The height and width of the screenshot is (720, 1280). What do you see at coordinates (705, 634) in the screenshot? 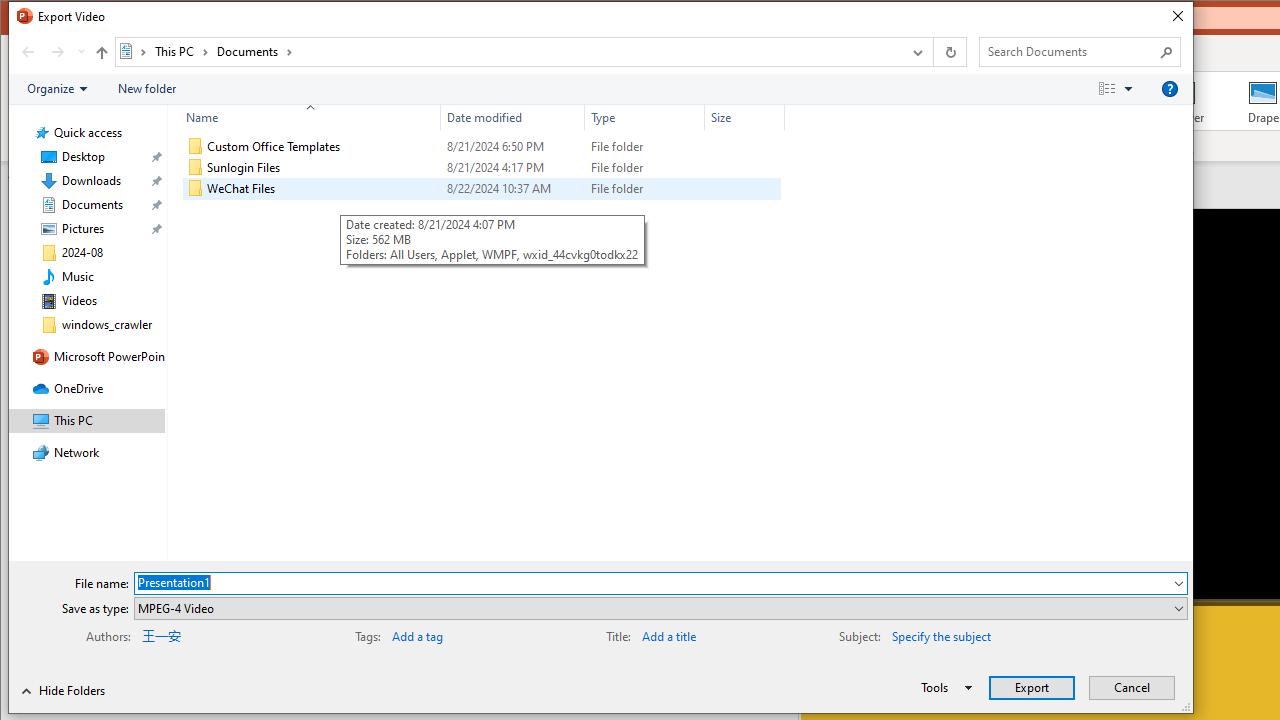
I see `'Title'` at bounding box center [705, 634].